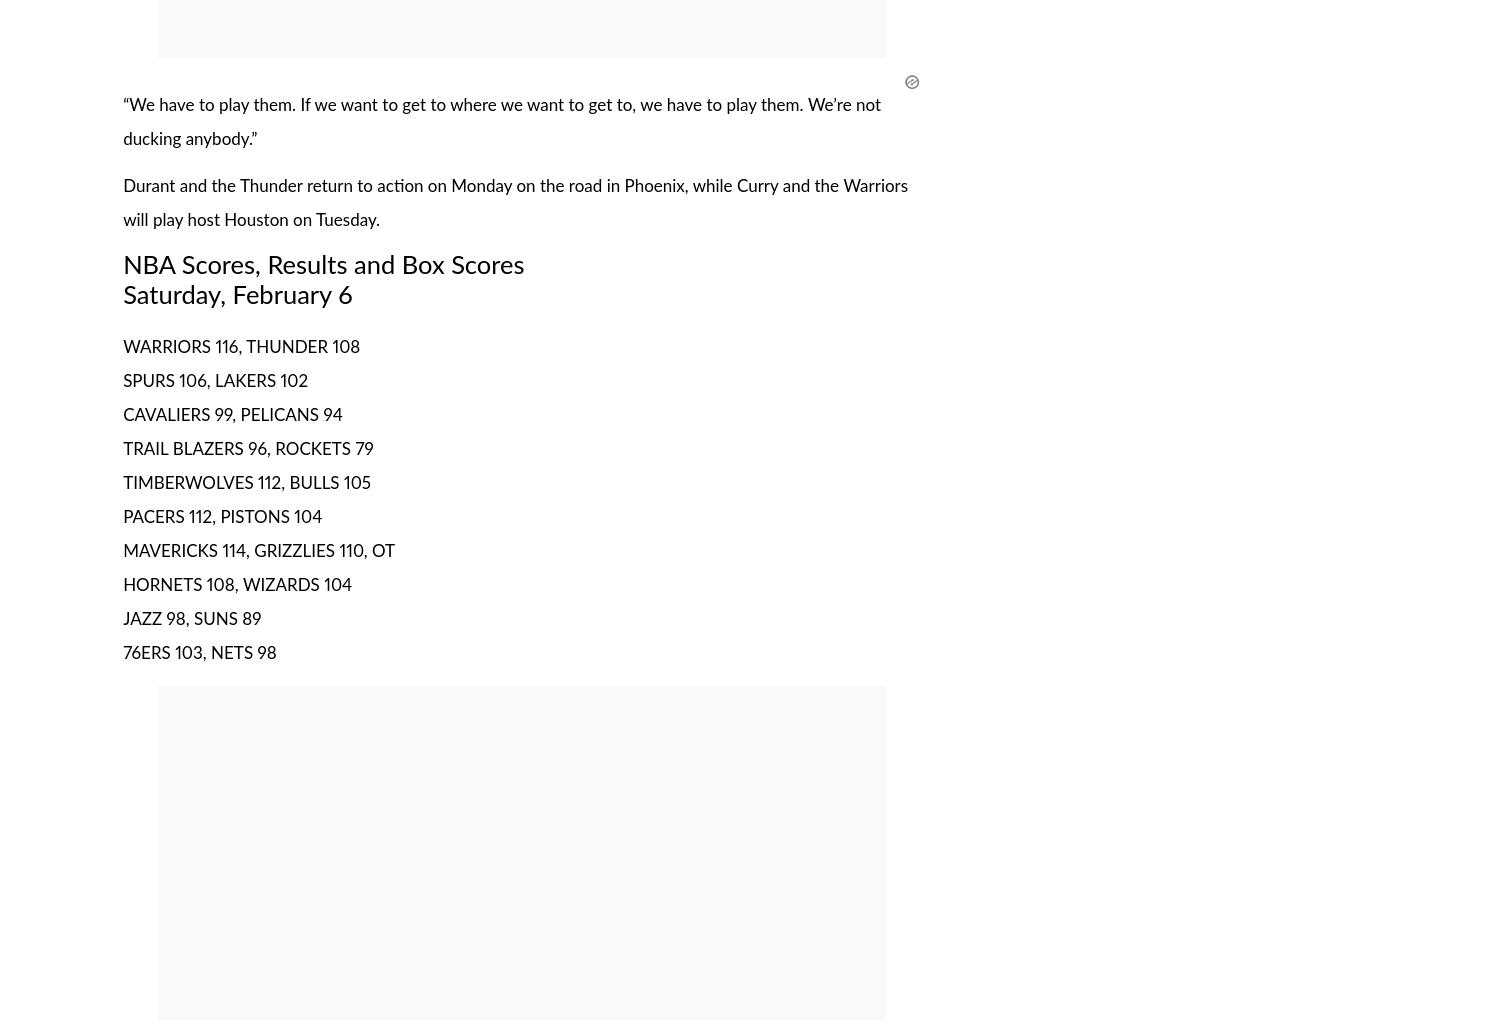 The image size is (1500, 1020). Describe the element at coordinates (221, 516) in the screenshot. I see `'PACERS 112, PISTONS 104'` at that location.